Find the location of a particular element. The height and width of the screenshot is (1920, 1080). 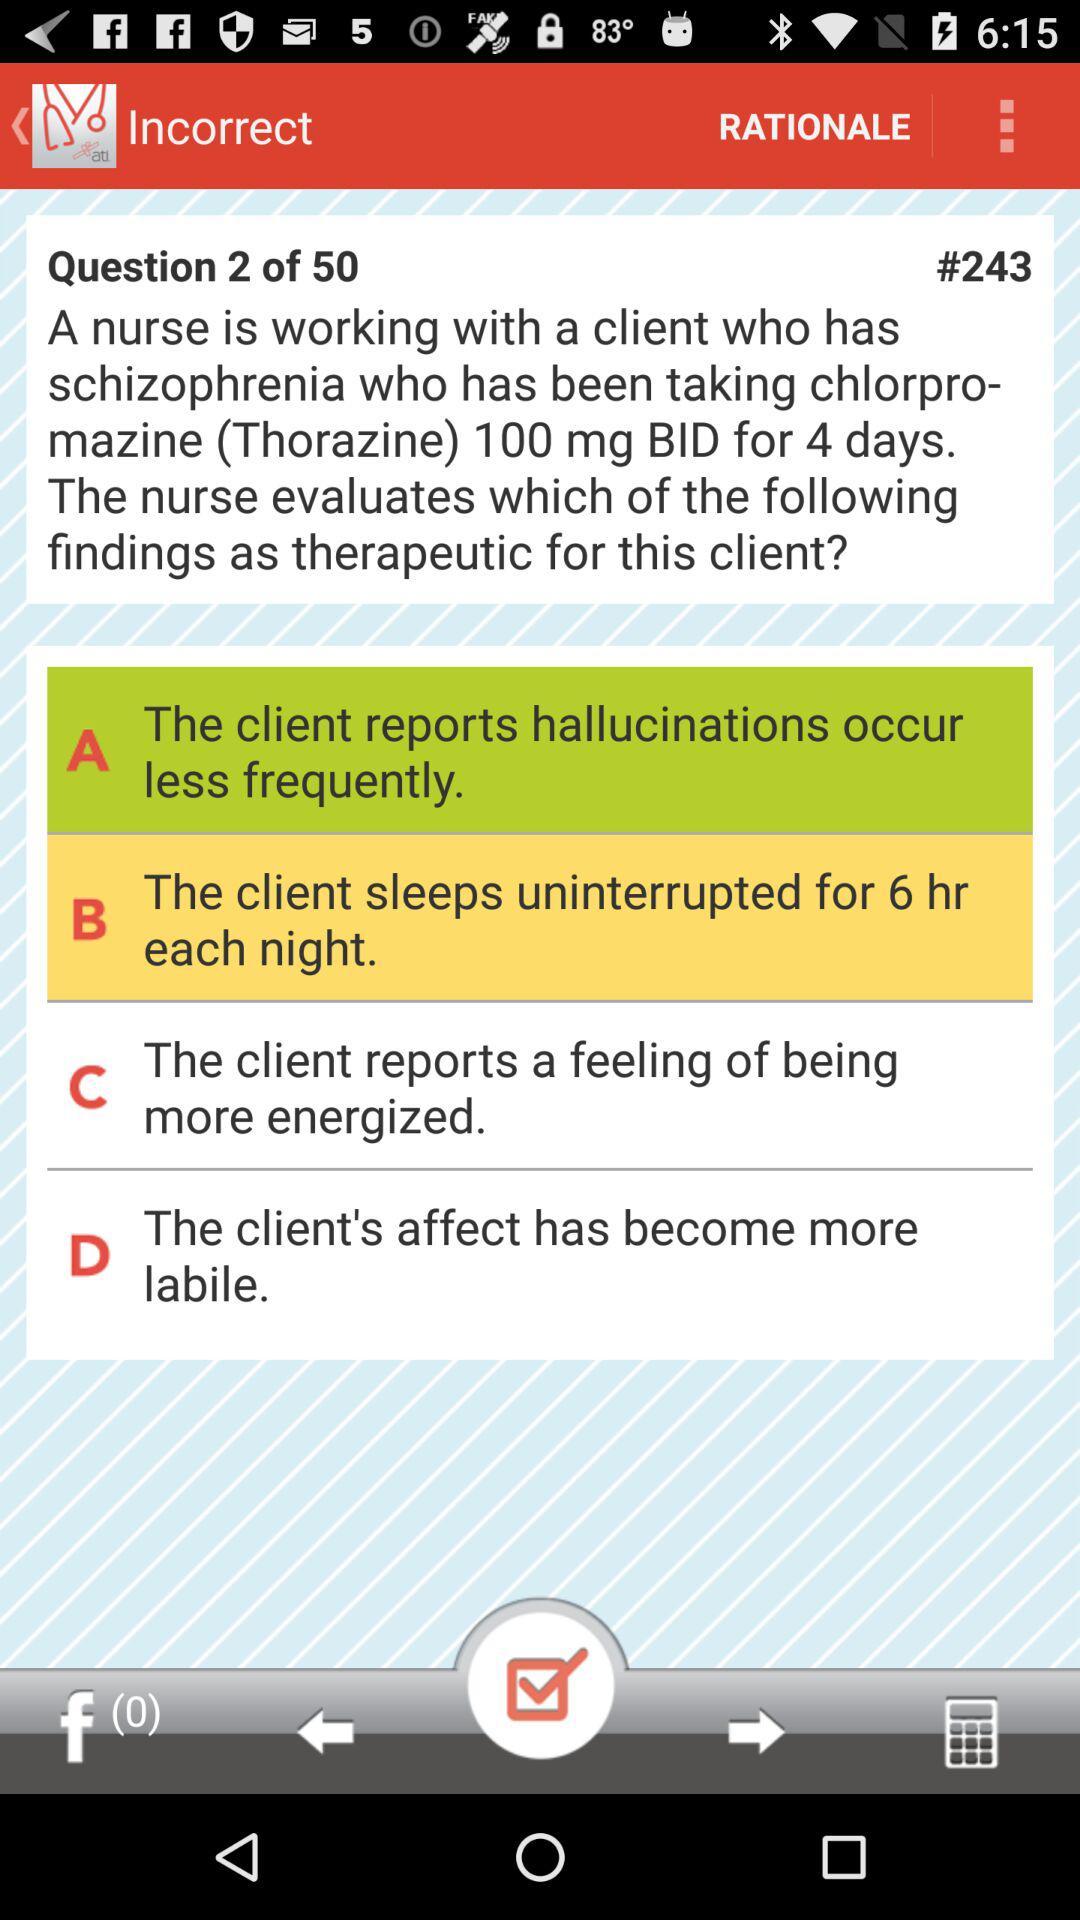

the icon in middle of back arrow and forward arrow is located at coordinates (540, 1678).